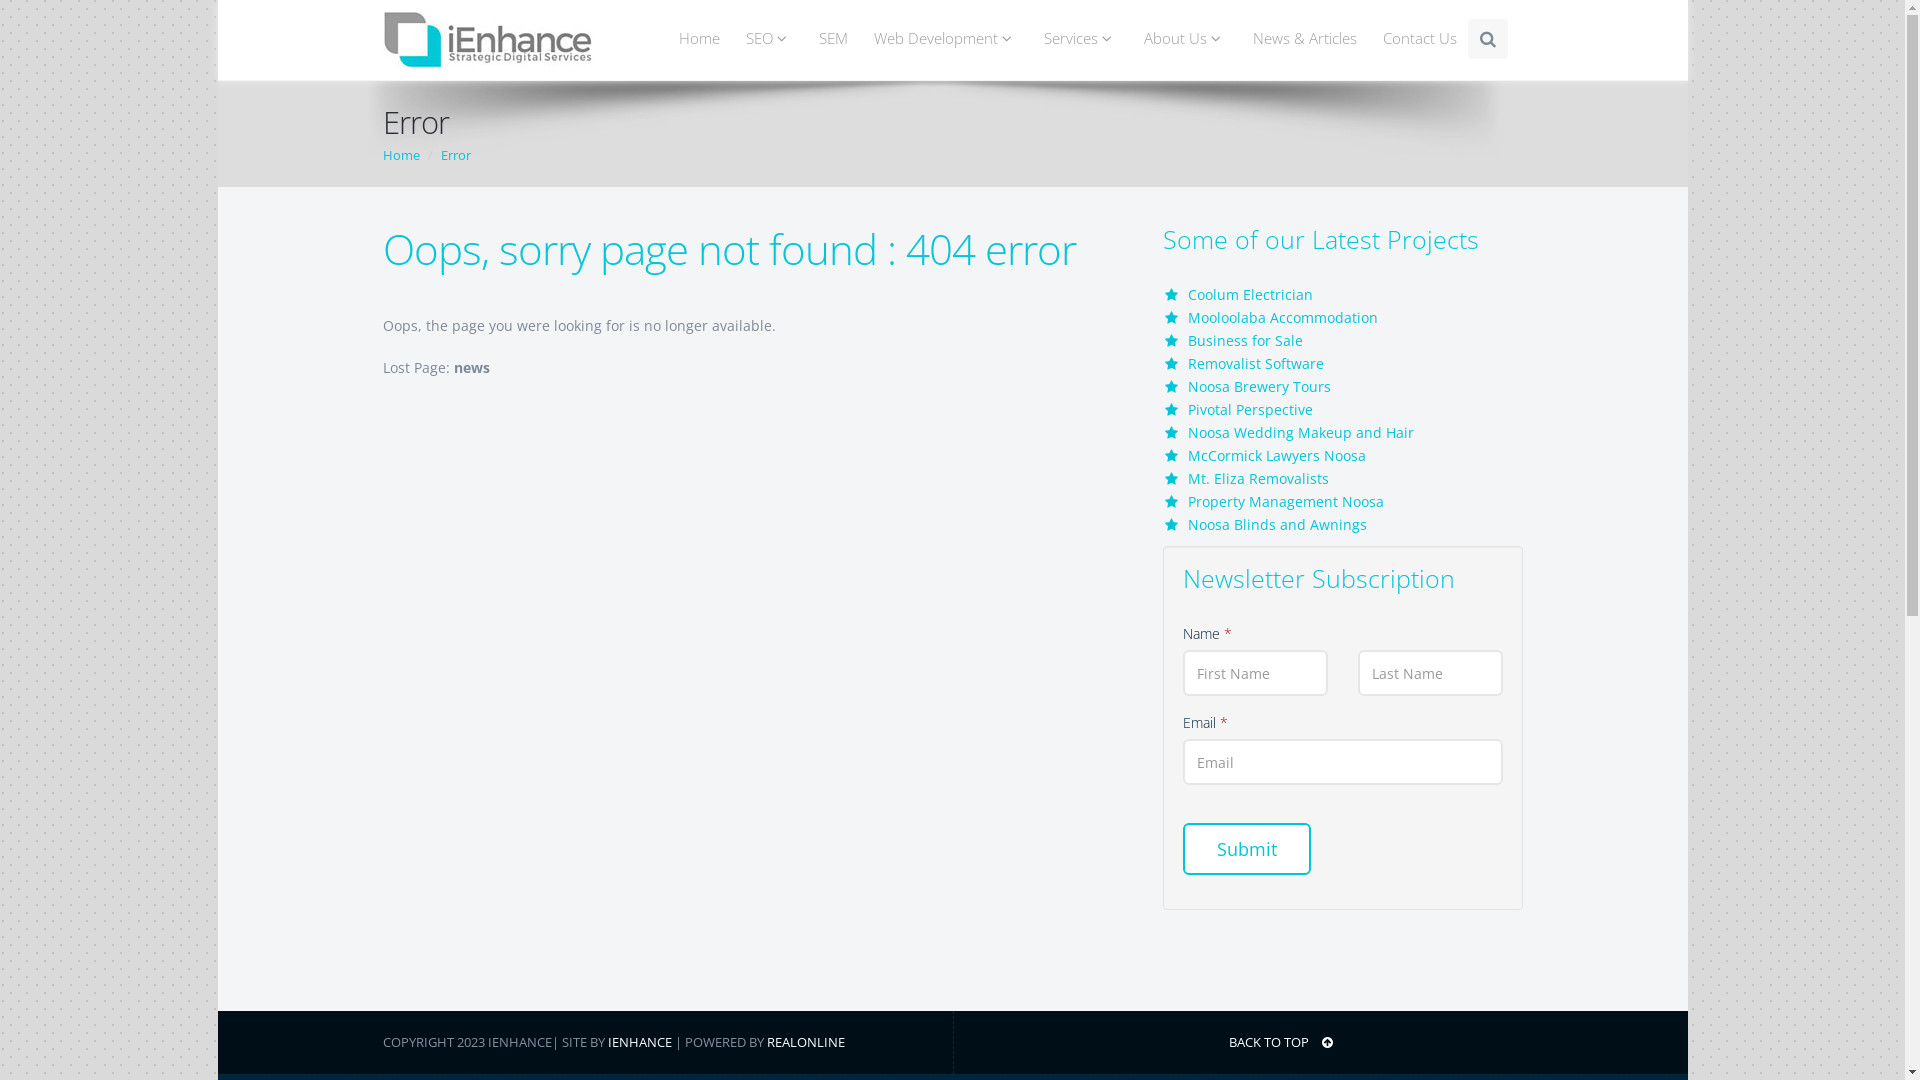  What do you see at coordinates (1188, 455) in the screenshot?
I see `'McCormick Lawyers Noosa'` at bounding box center [1188, 455].